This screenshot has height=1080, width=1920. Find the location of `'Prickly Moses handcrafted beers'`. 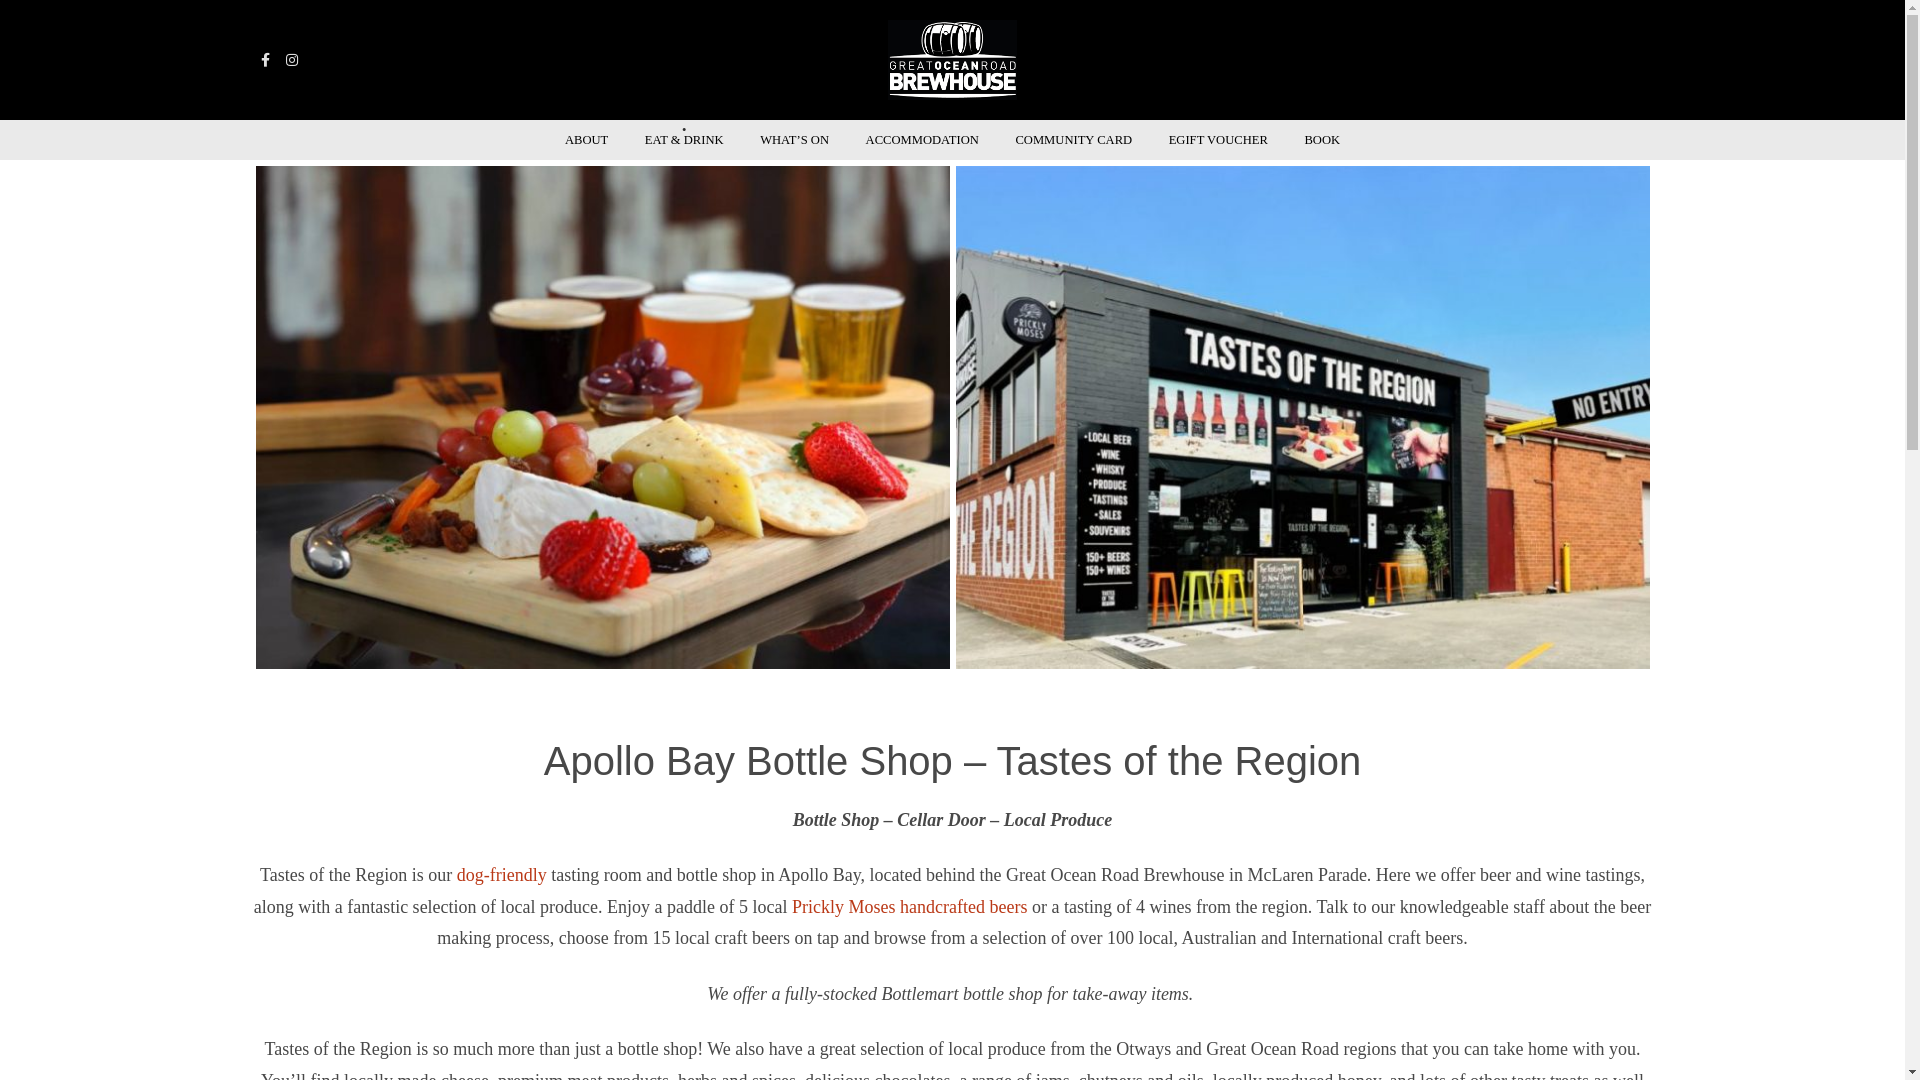

'Prickly Moses handcrafted beers' is located at coordinates (908, 906).